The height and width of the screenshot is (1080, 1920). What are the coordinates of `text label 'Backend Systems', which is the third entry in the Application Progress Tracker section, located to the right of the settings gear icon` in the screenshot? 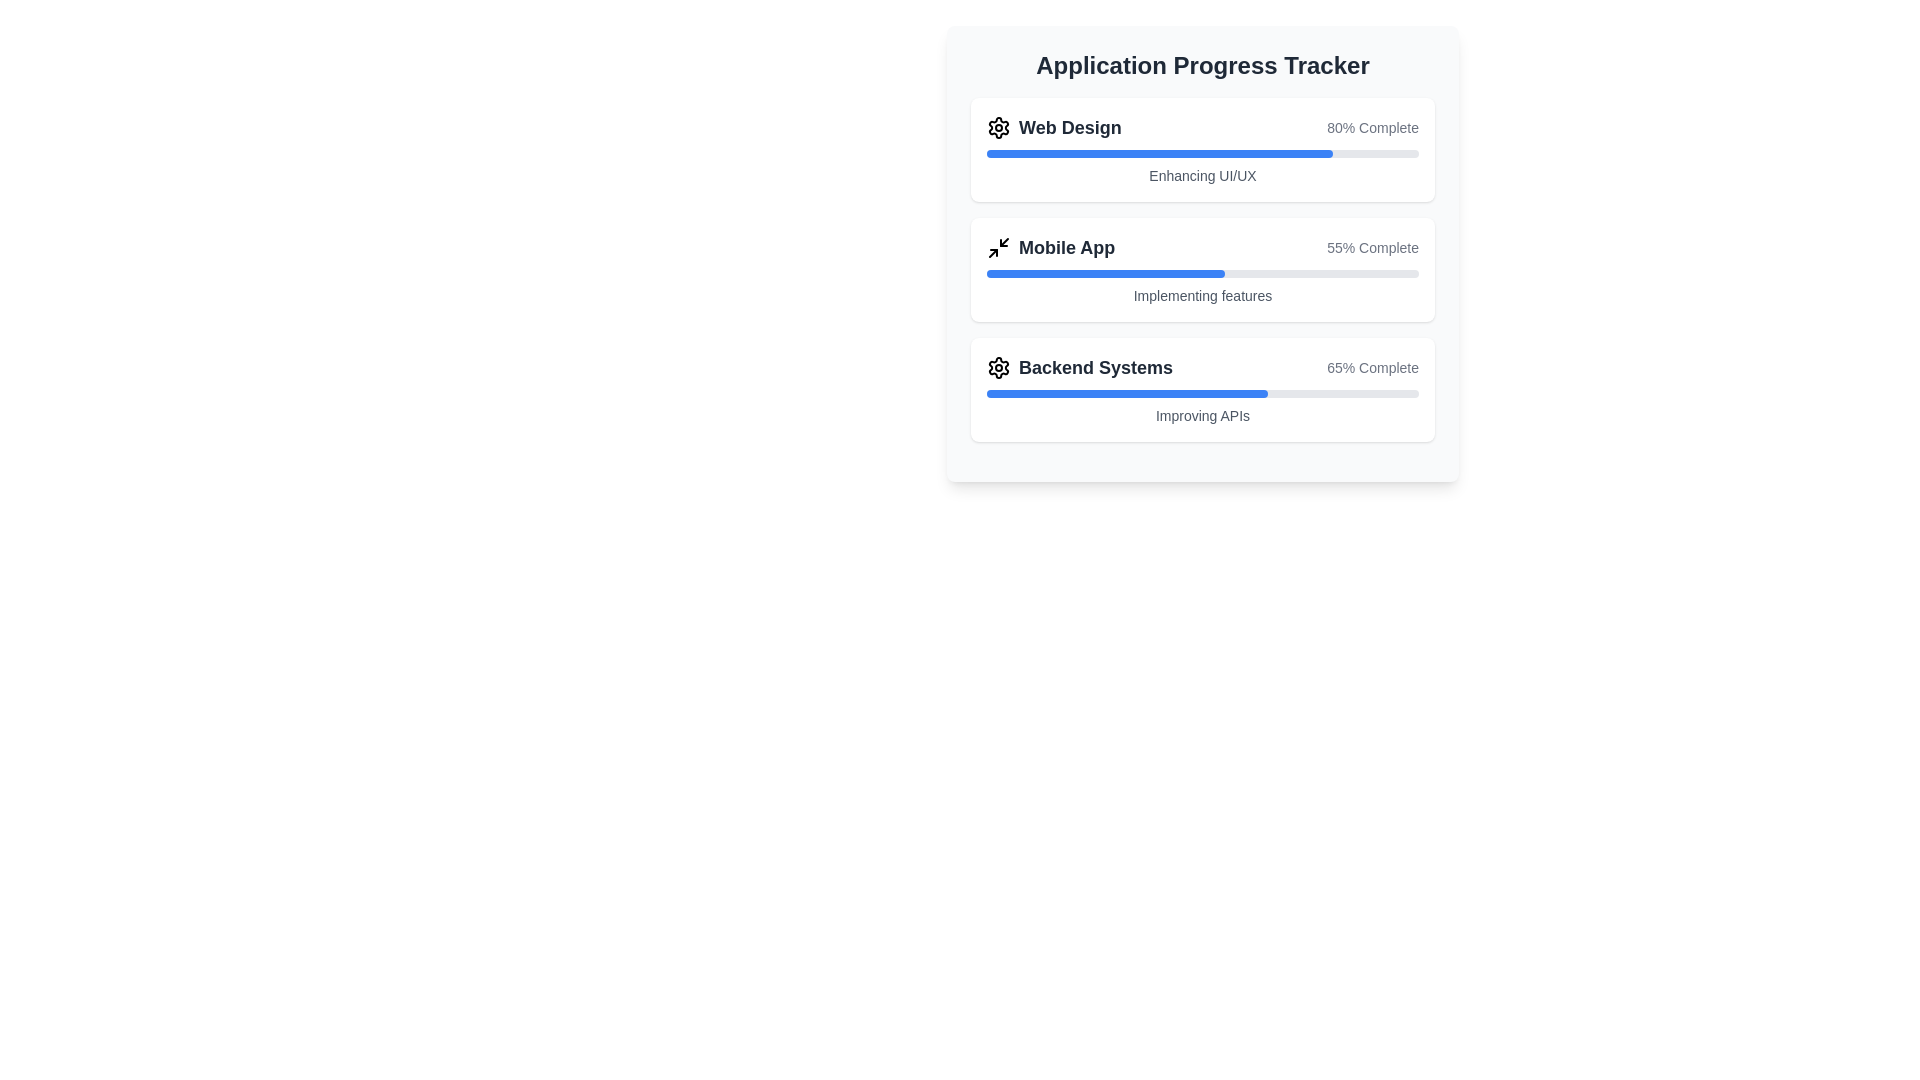 It's located at (1095, 367).